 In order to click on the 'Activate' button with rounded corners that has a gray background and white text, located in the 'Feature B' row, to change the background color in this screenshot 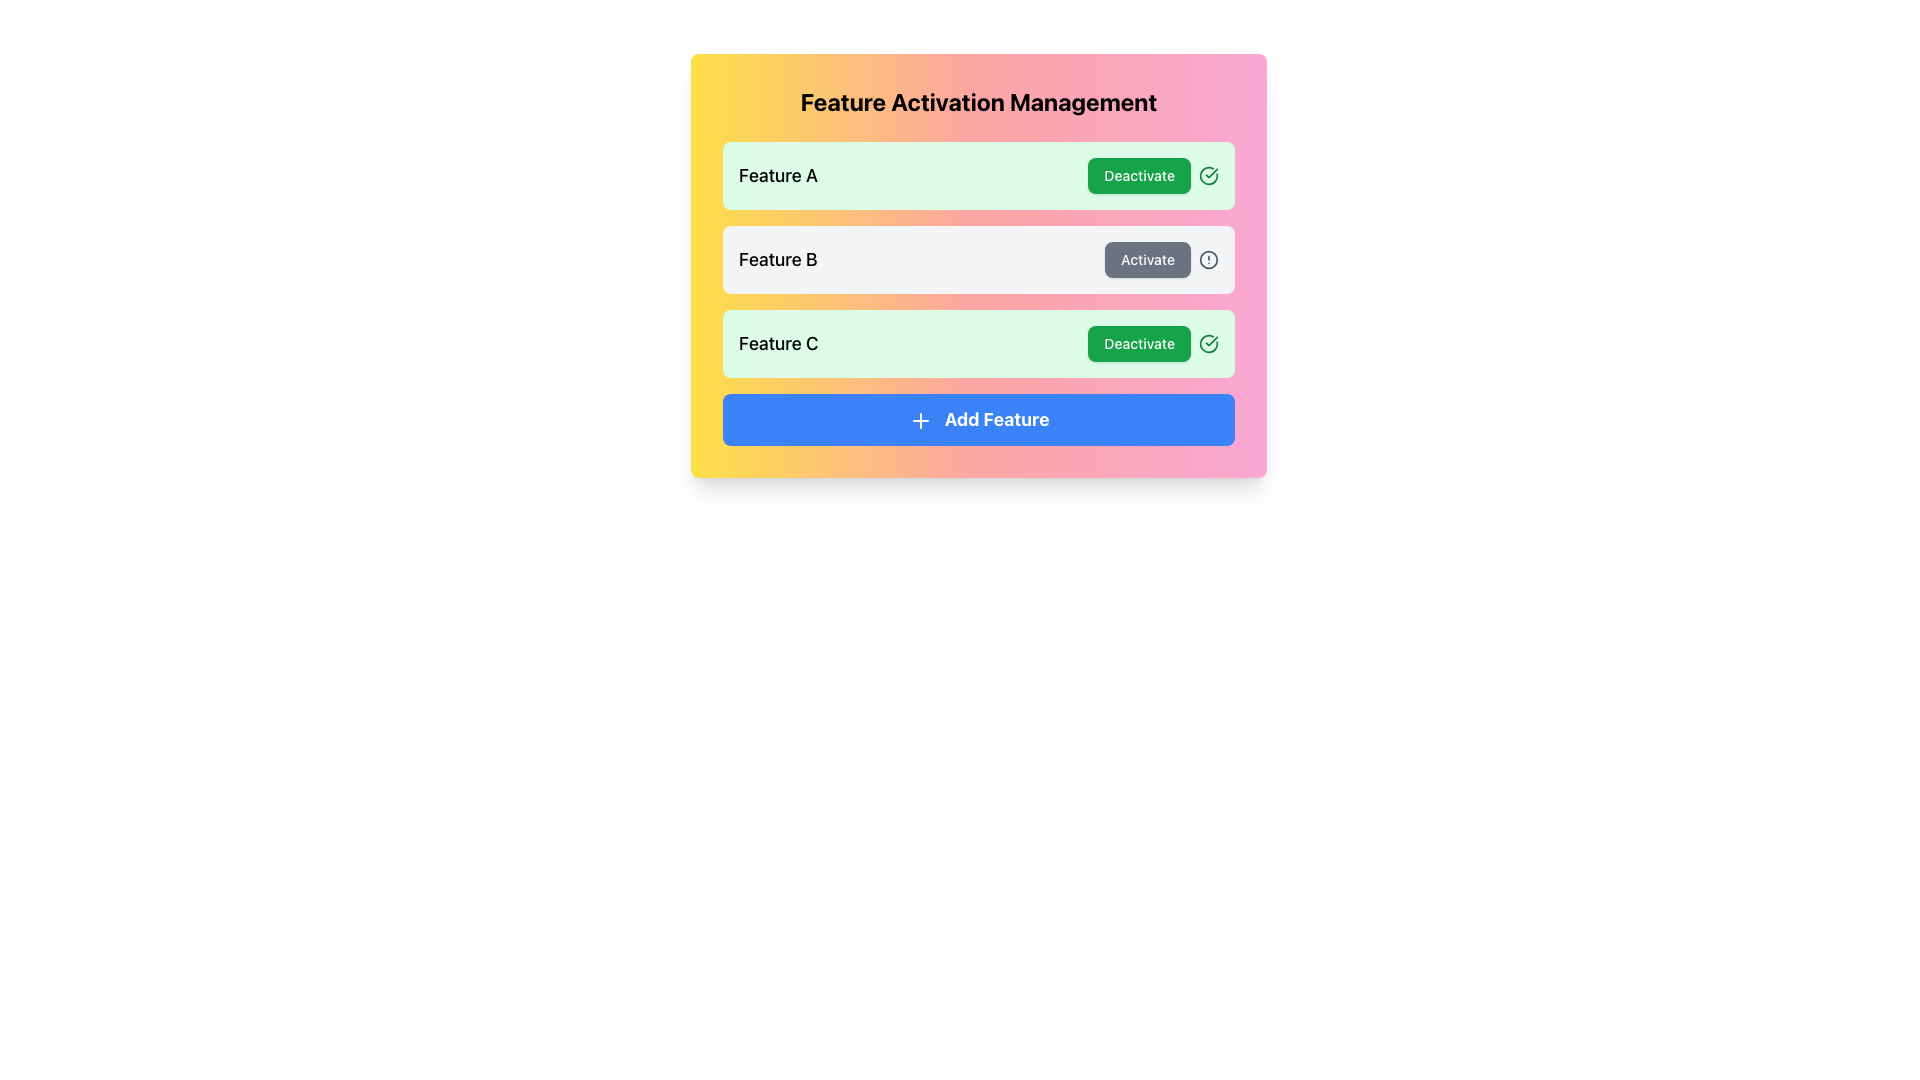, I will do `click(1147, 258)`.